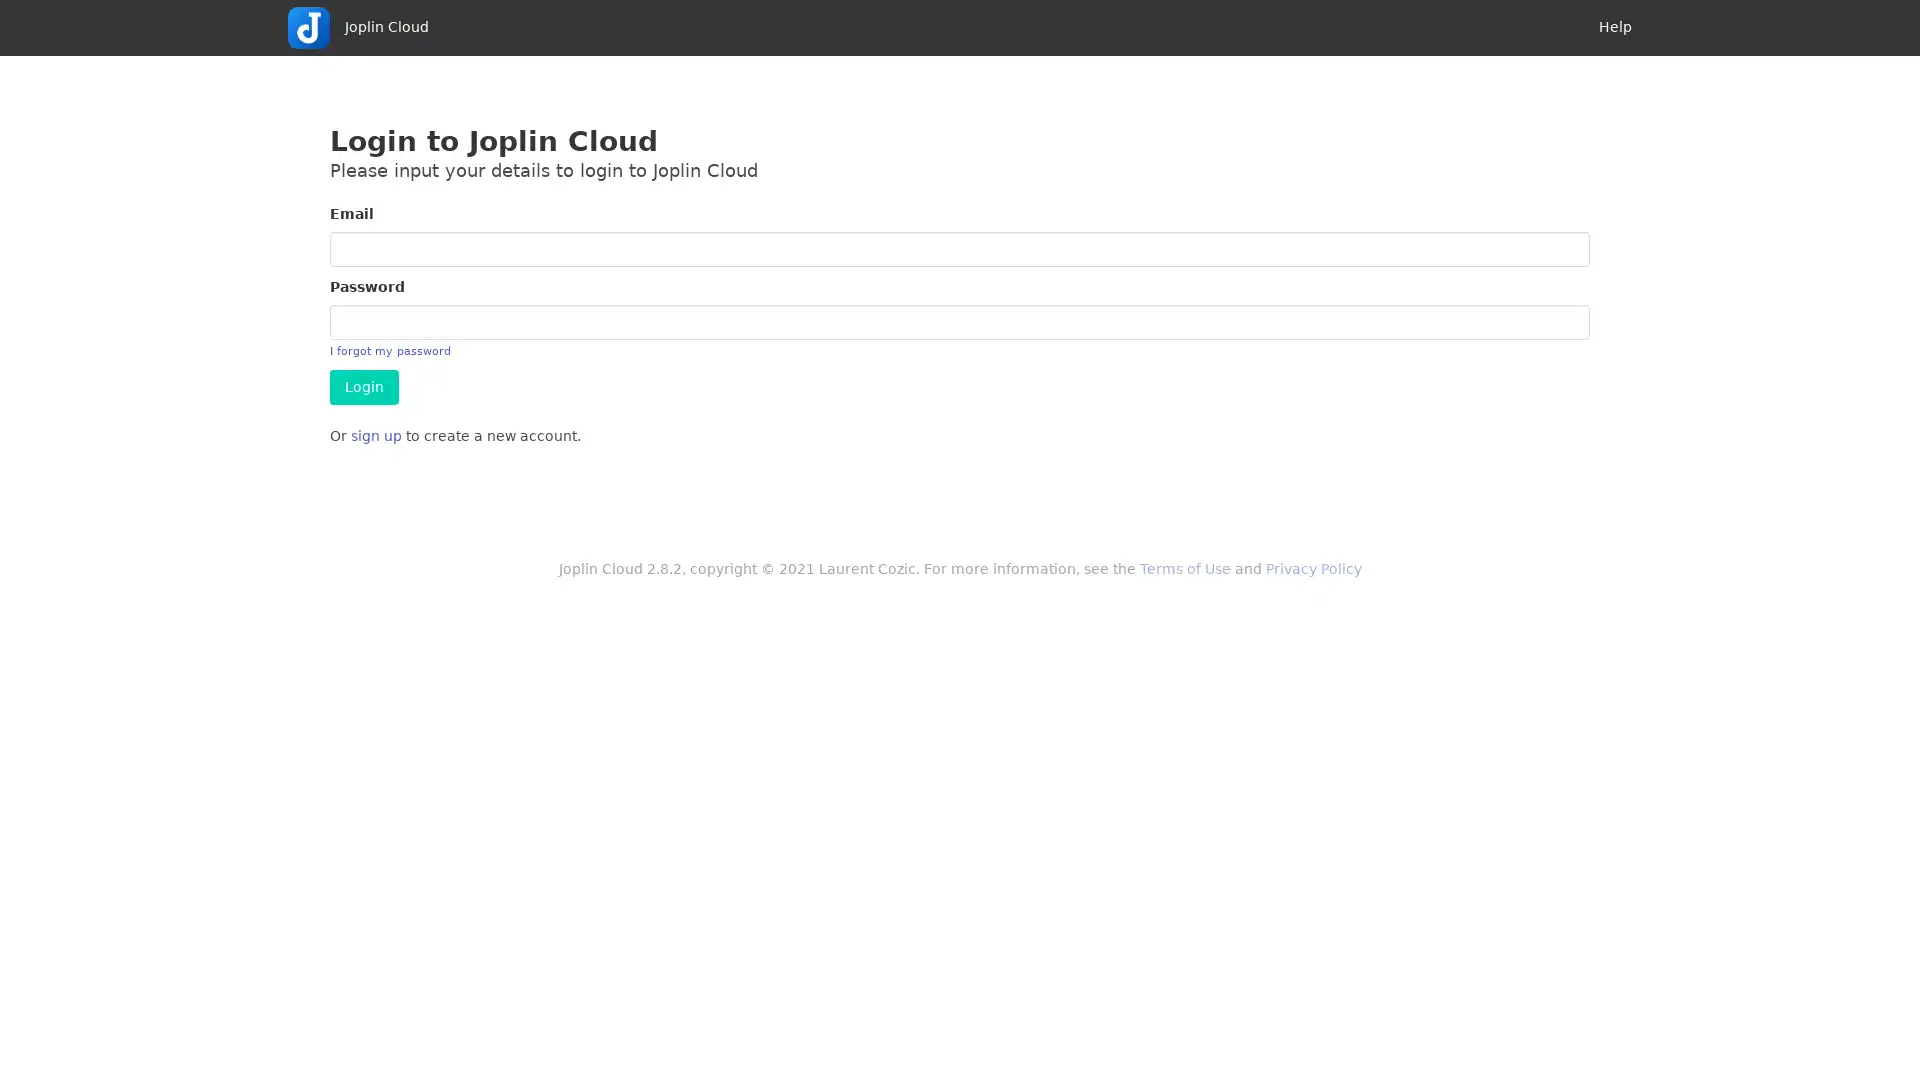 The image size is (1920, 1080). Describe the element at coordinates (364, 387) in the screenshot. I see `Login` at that location.